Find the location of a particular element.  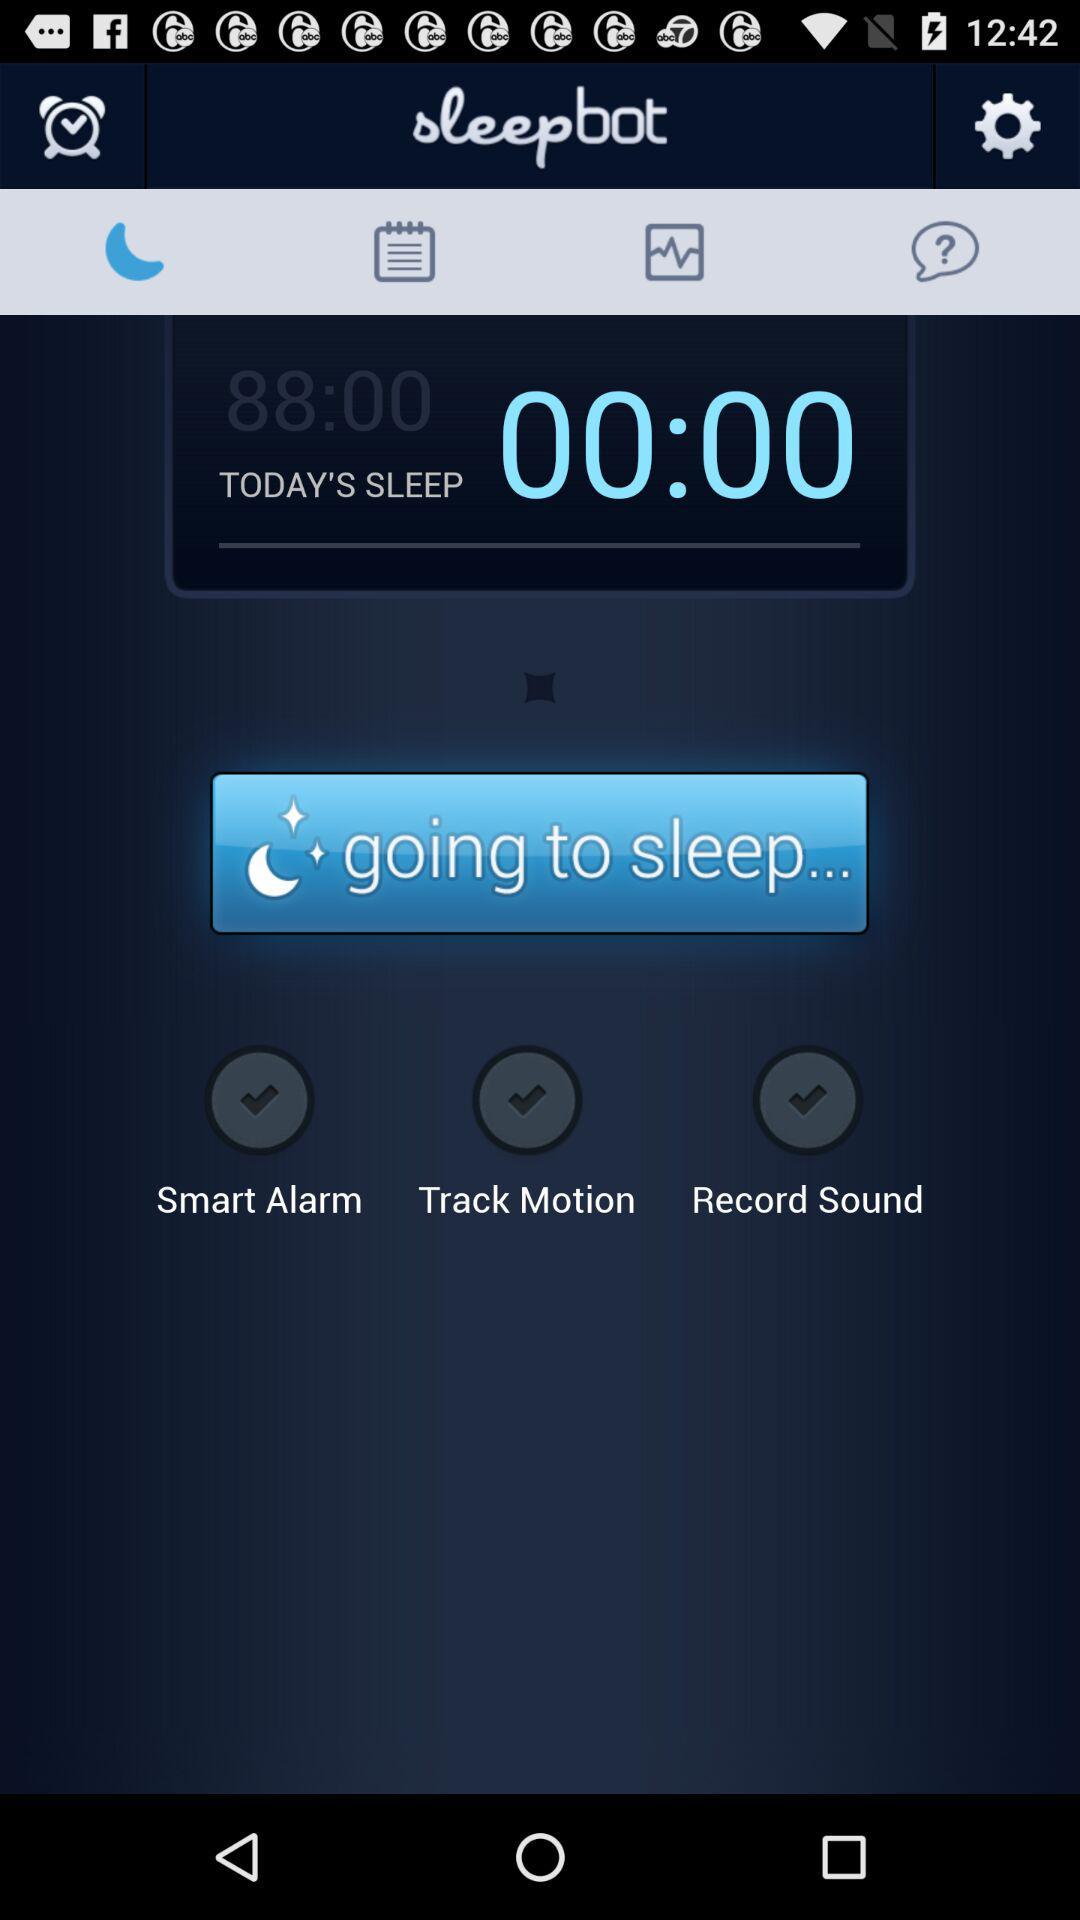

settings is located at coordinates (1006, 126).